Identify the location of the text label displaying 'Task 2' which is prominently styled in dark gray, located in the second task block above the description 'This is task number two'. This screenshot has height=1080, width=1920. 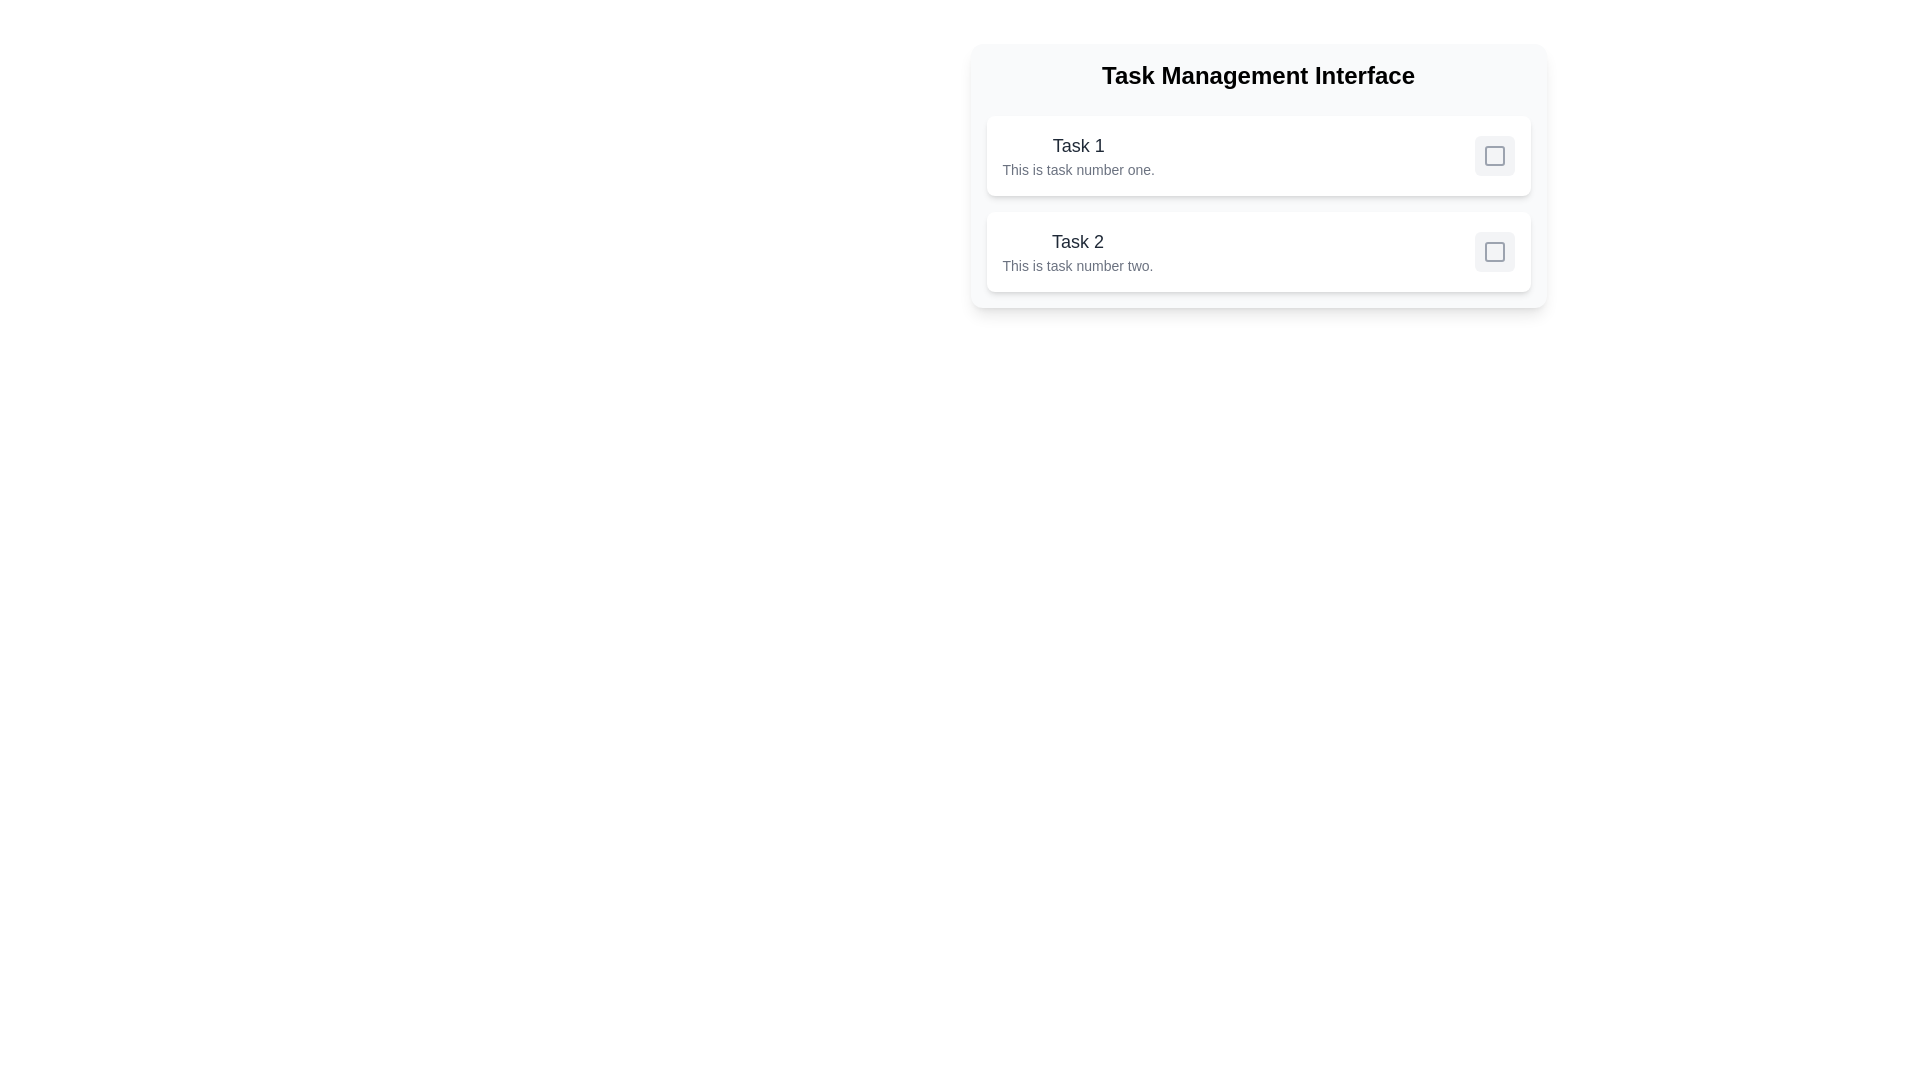
(1076, 241).